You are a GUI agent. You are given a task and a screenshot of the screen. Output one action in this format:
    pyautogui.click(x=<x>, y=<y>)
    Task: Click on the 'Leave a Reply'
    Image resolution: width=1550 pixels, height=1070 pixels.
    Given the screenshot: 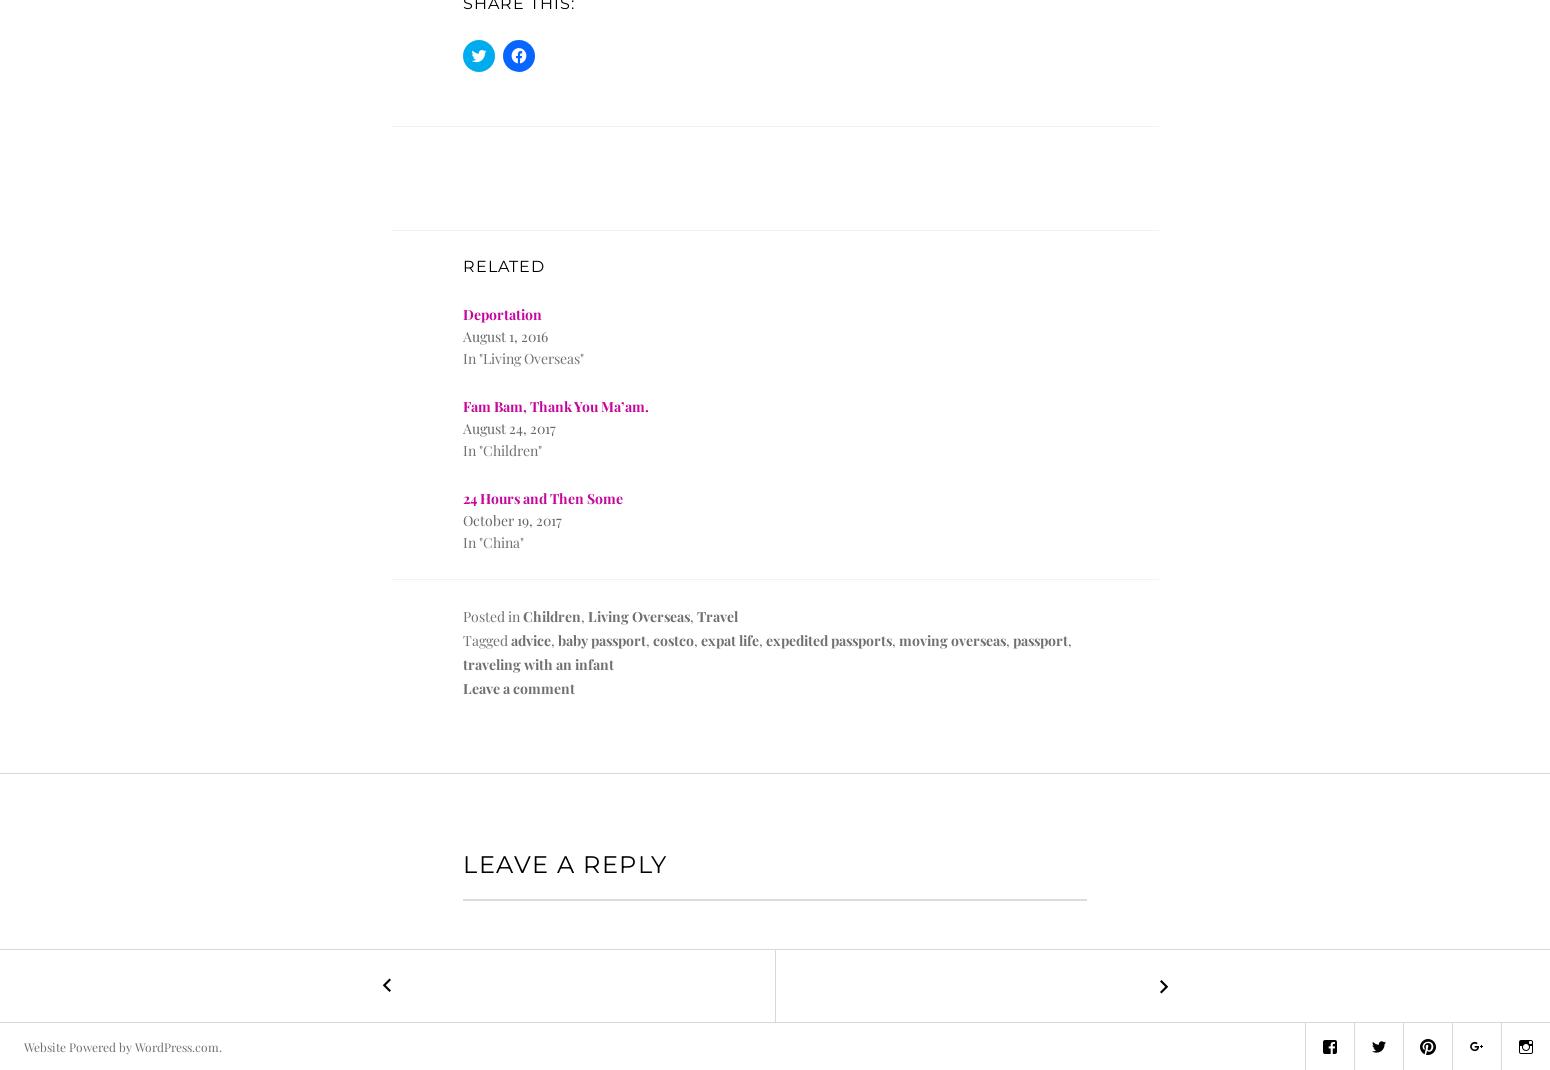 What is the action you would take?
    pyautogui.click(x=564, y=864)
    